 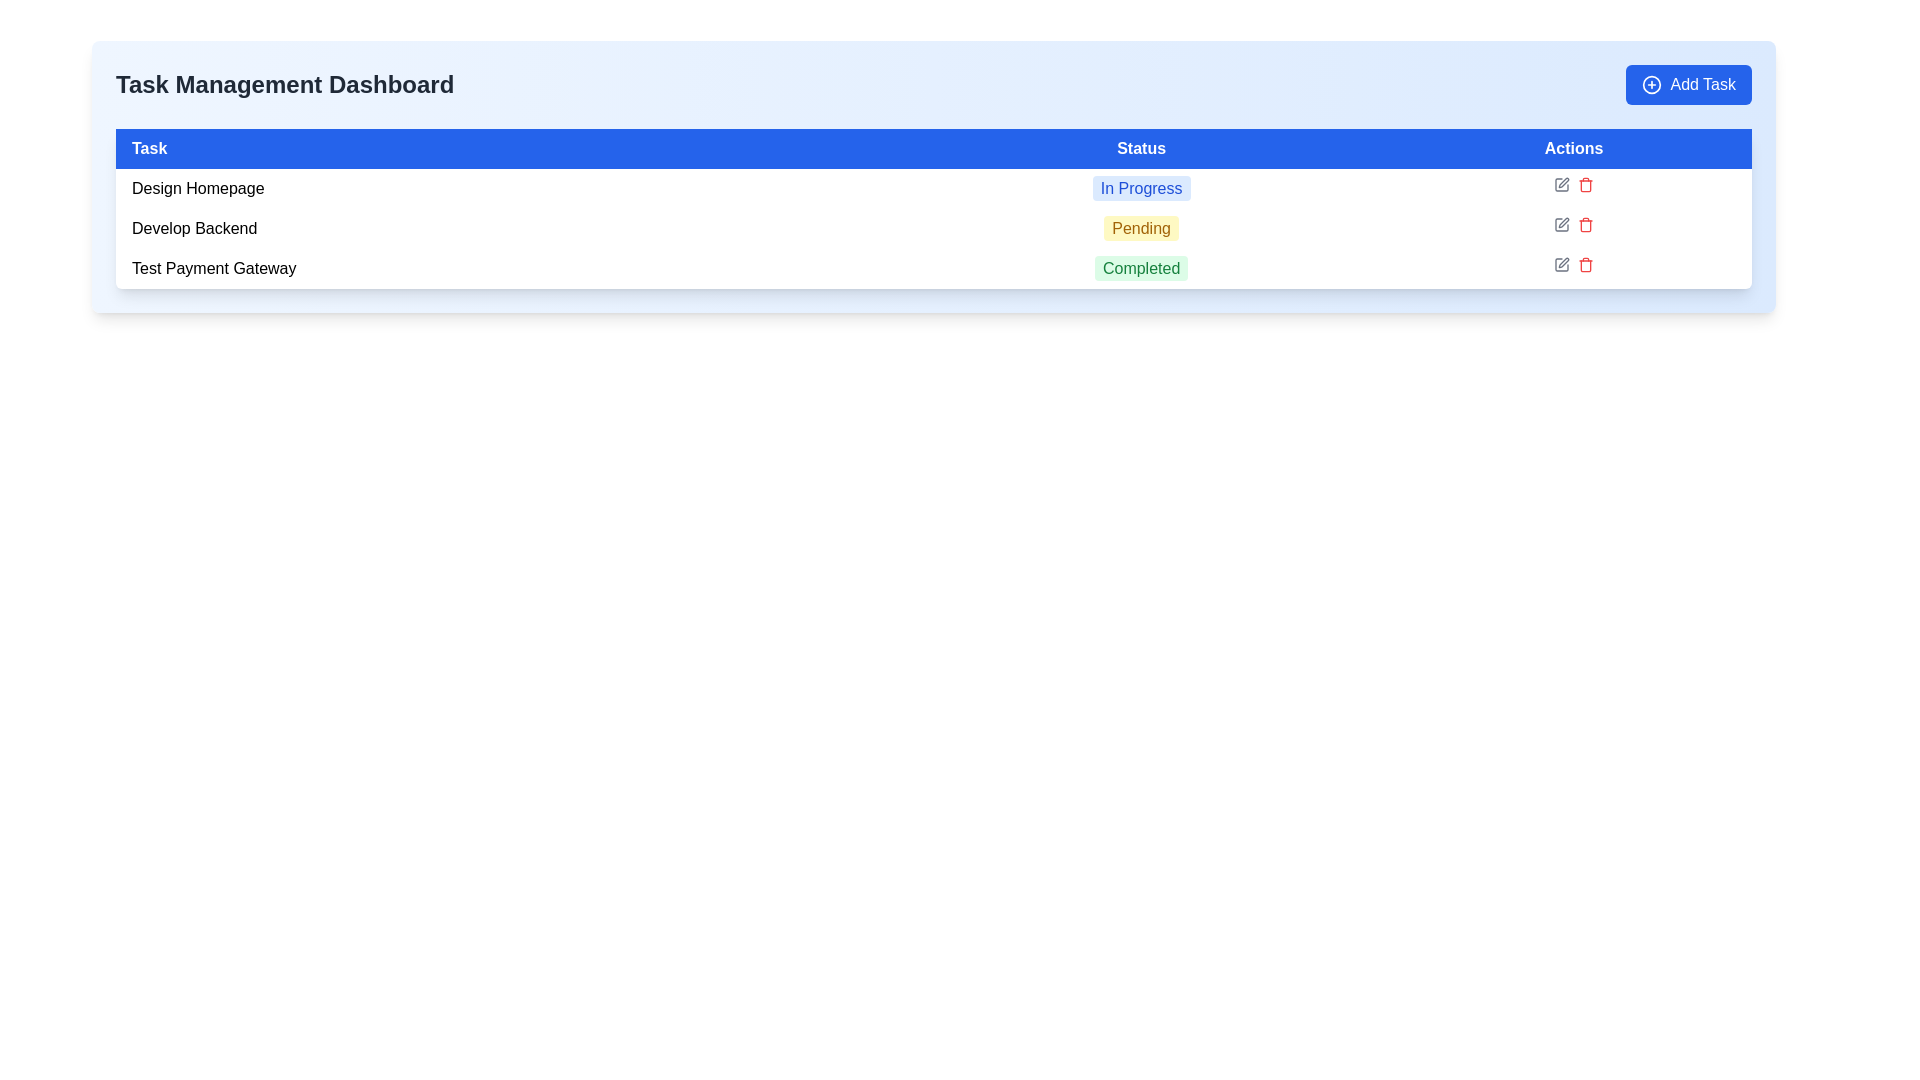 I want to click on the Action Buttons Group in the last row of the table under the 'Actions' column, so click(x=1573, y=264).